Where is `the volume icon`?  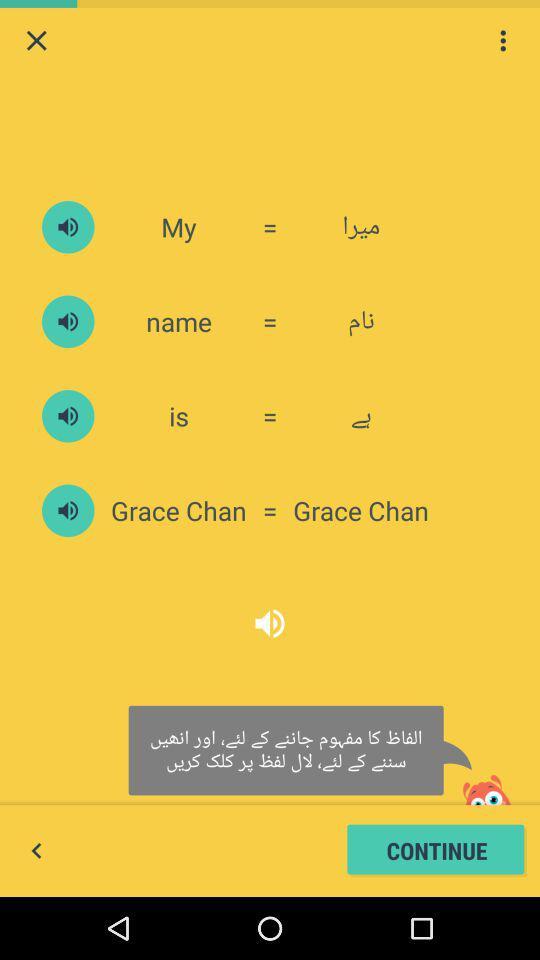
the volume icon is located at coordinates (270, 667).